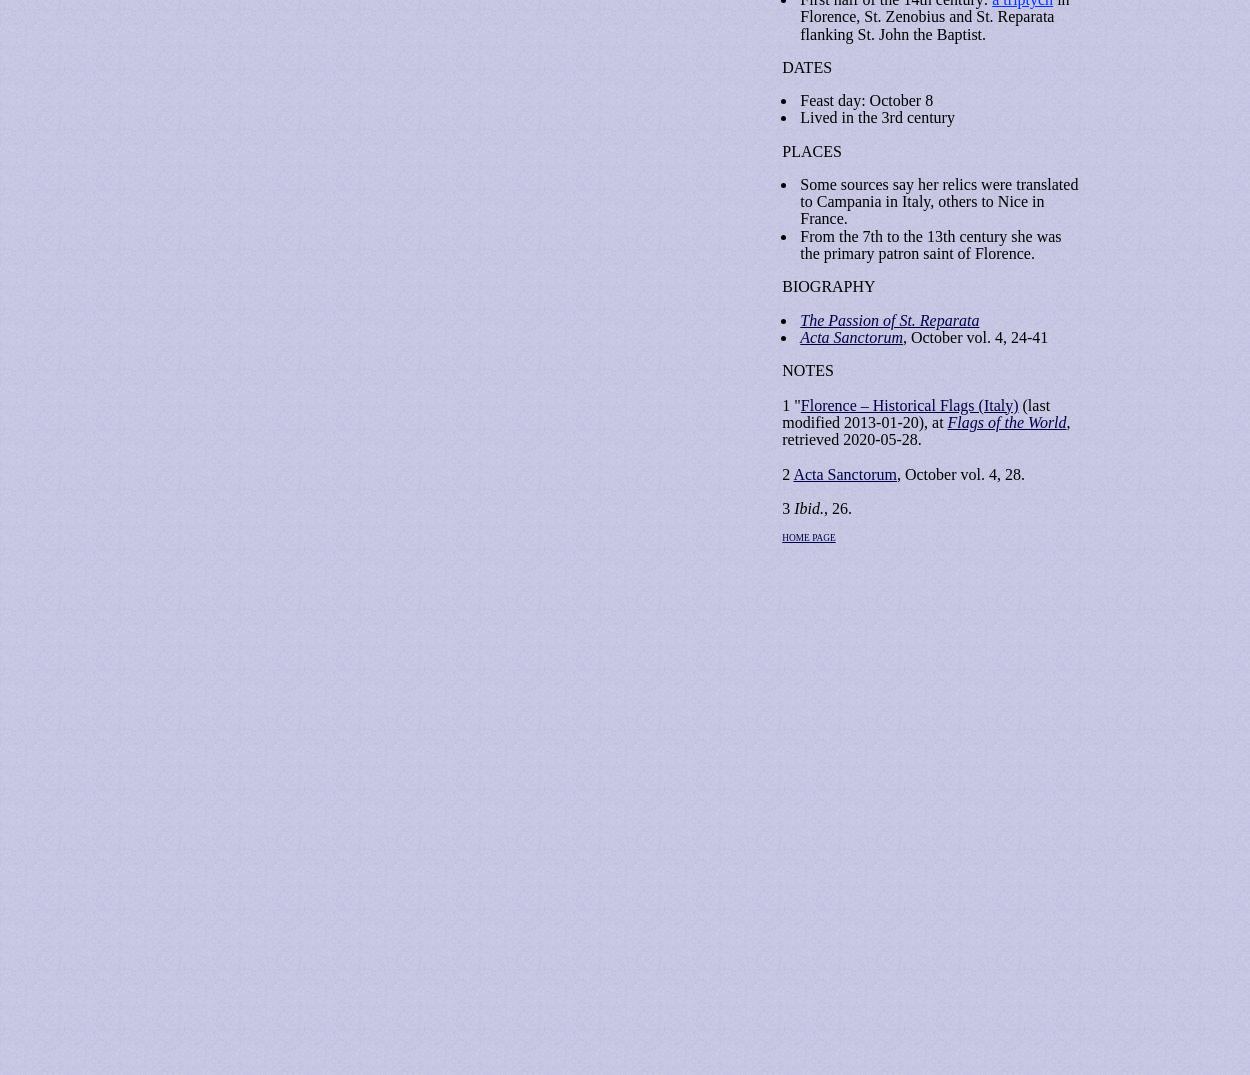 This screenshot has height=1075, width=1250. Describe the element at coordinates (811, 150) in the screenshot. I see `'PLACES'` at that location.